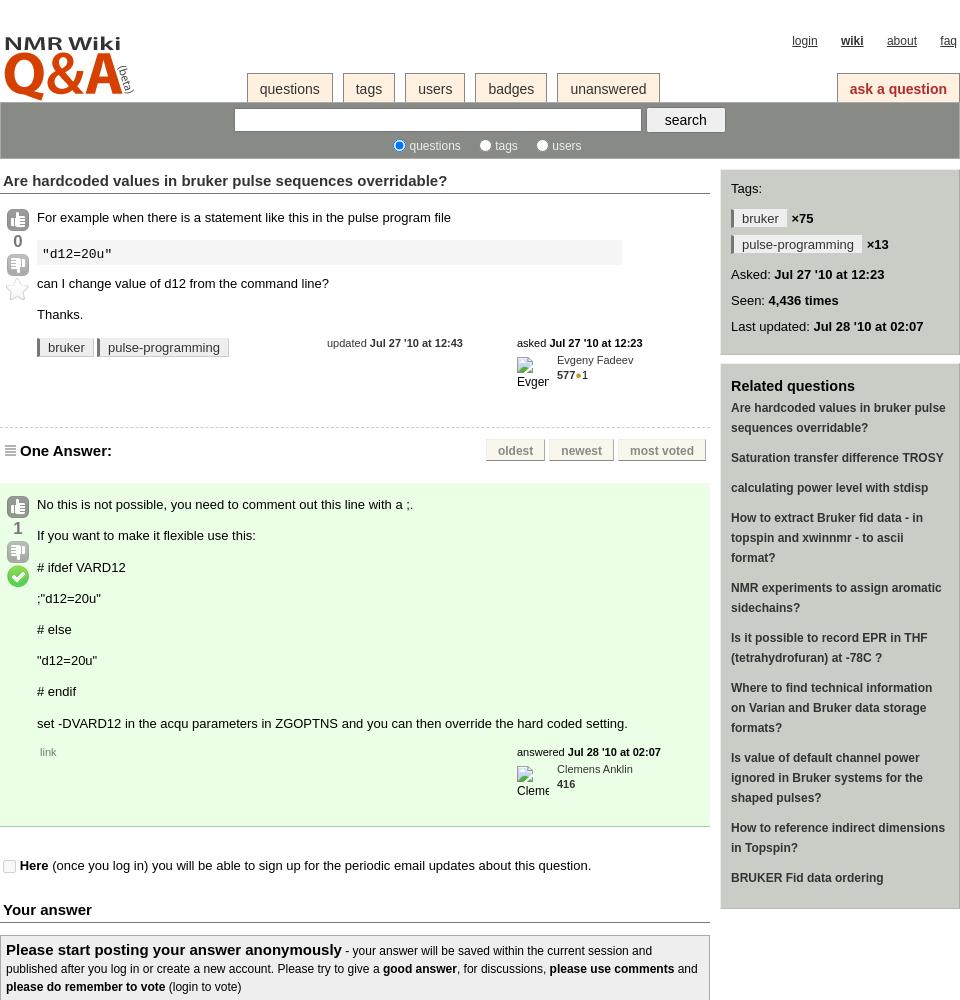 The height and width of the screenshot is (1000, 960). Describe the element at coordinates (331, 721) in the screenshot. I see `'set -DVARD12 in the acqu parameters in ZGOPTNS and you can then override the hard coded setting.'` at that location.